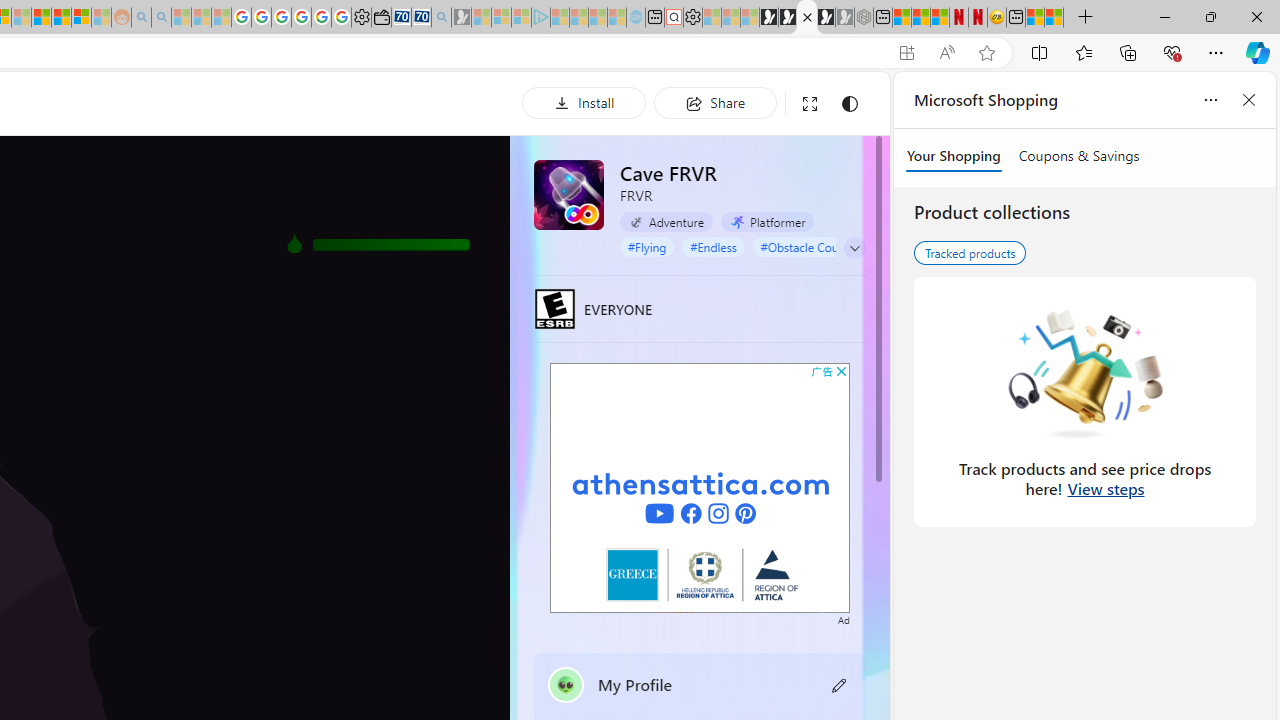  I want to click on 'Play Cave FRVR in your browser | Games from Microsoft Start', so click(807, 17).